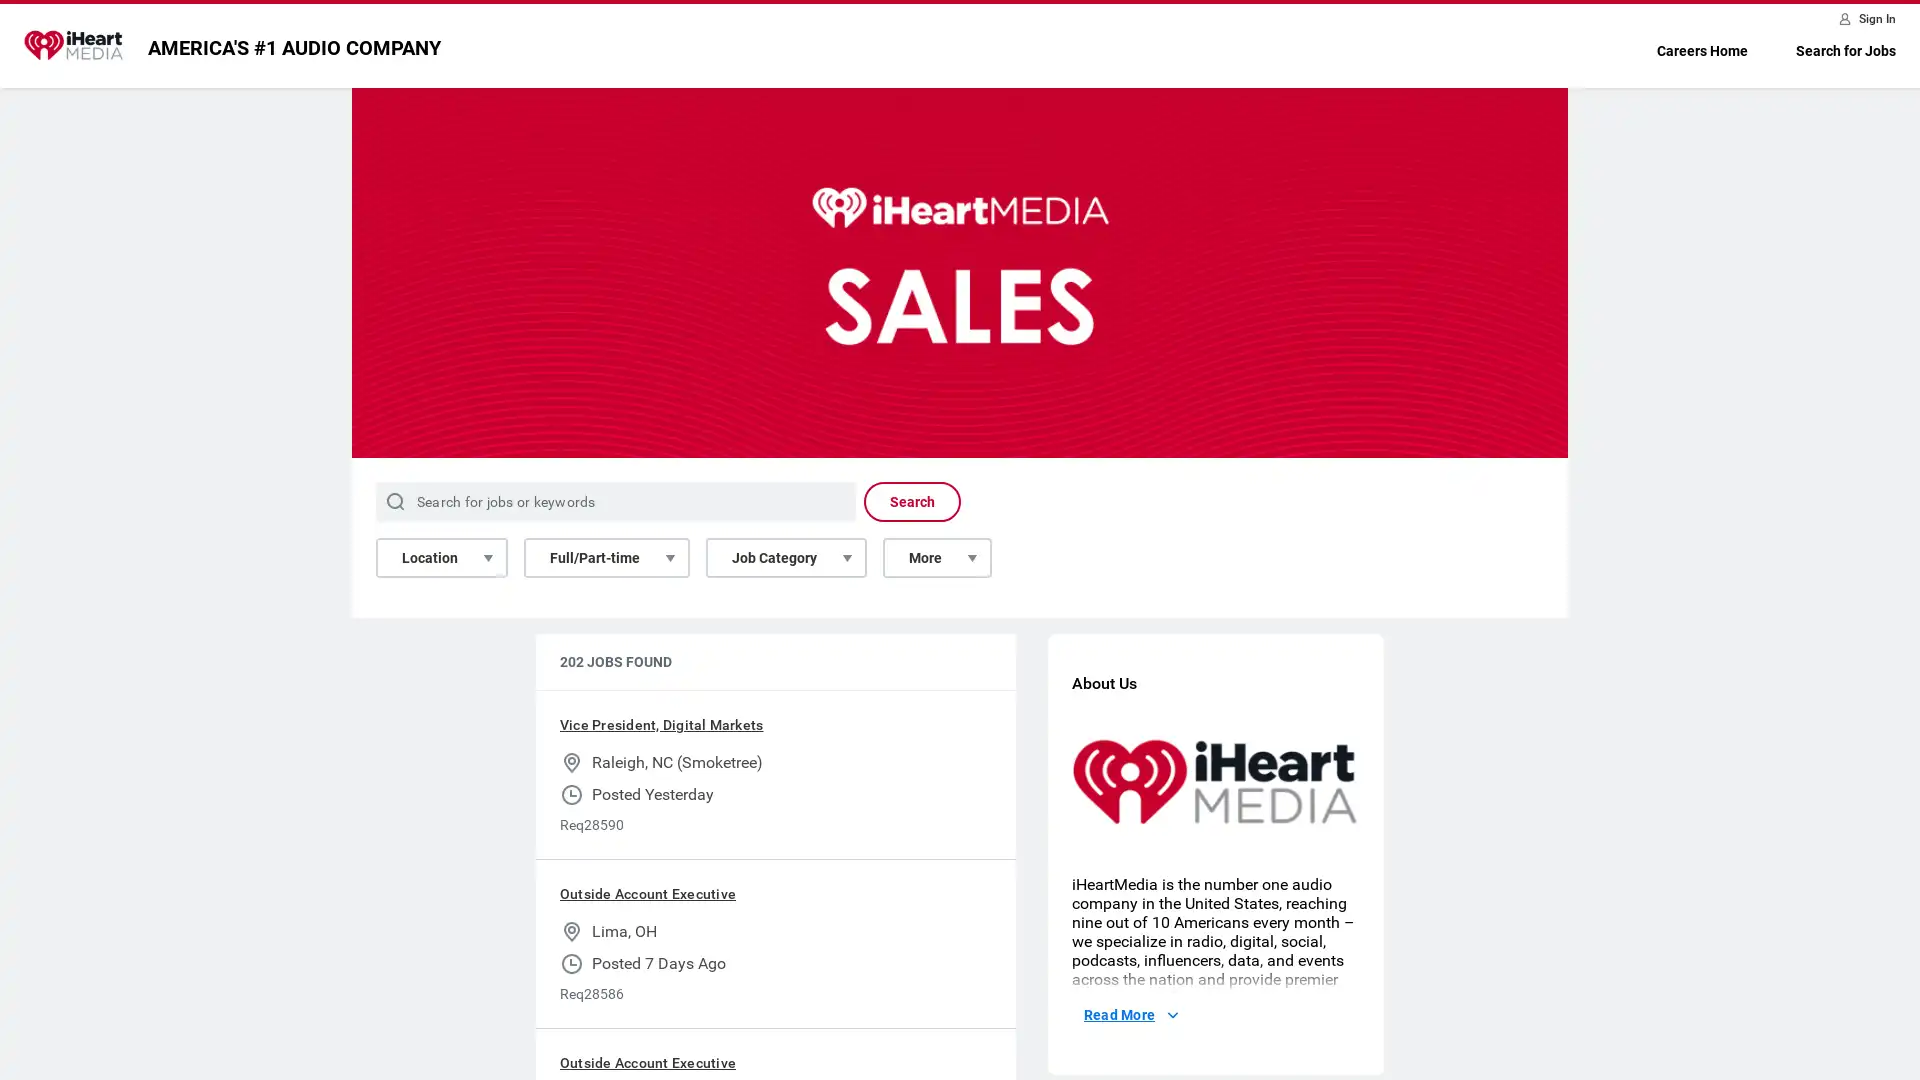 The height and width of the screenshot is (1080, 1920). I want to click on Read More About Us, so click(1129, 1014).